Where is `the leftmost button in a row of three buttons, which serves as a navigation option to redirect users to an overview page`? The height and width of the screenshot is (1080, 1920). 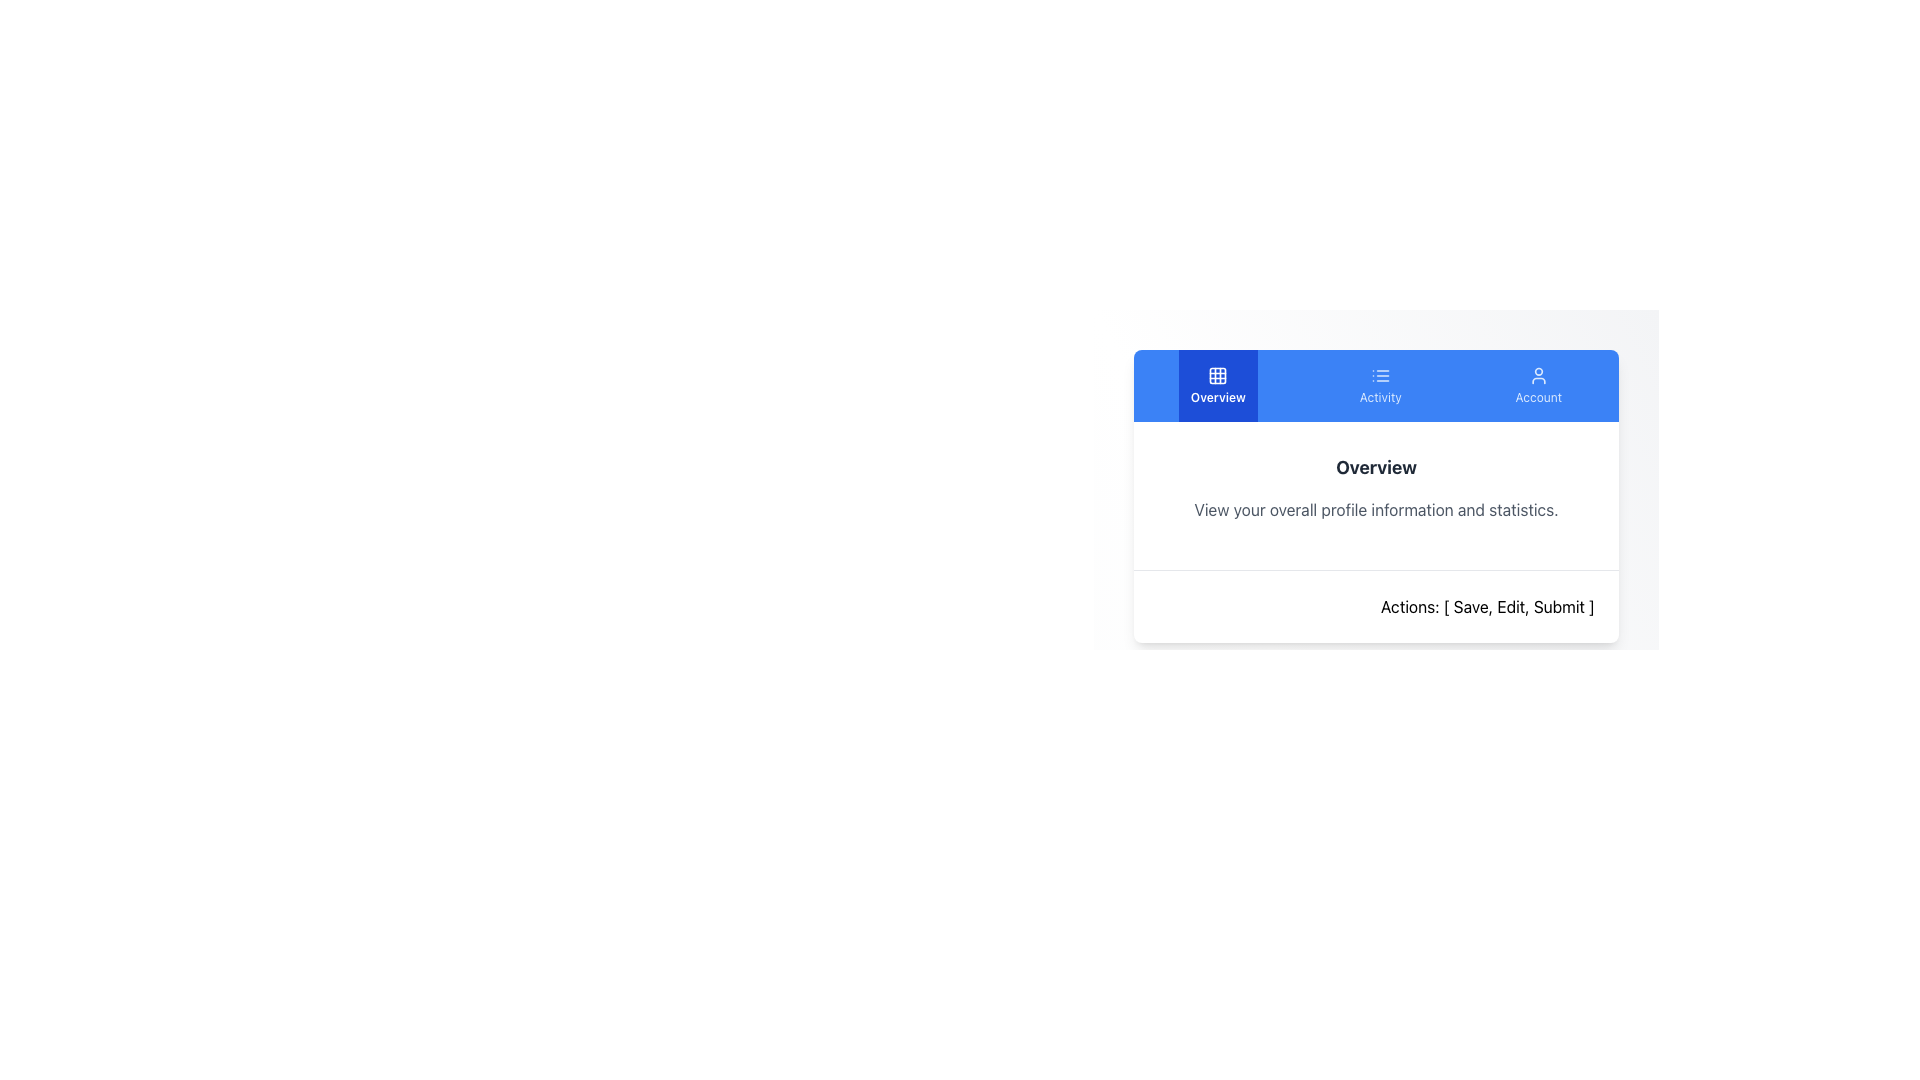 the leftmost button in a row of three buttons, which serves as a navigation option to redirect users to an overview page is located at coordinates (1217, 385).